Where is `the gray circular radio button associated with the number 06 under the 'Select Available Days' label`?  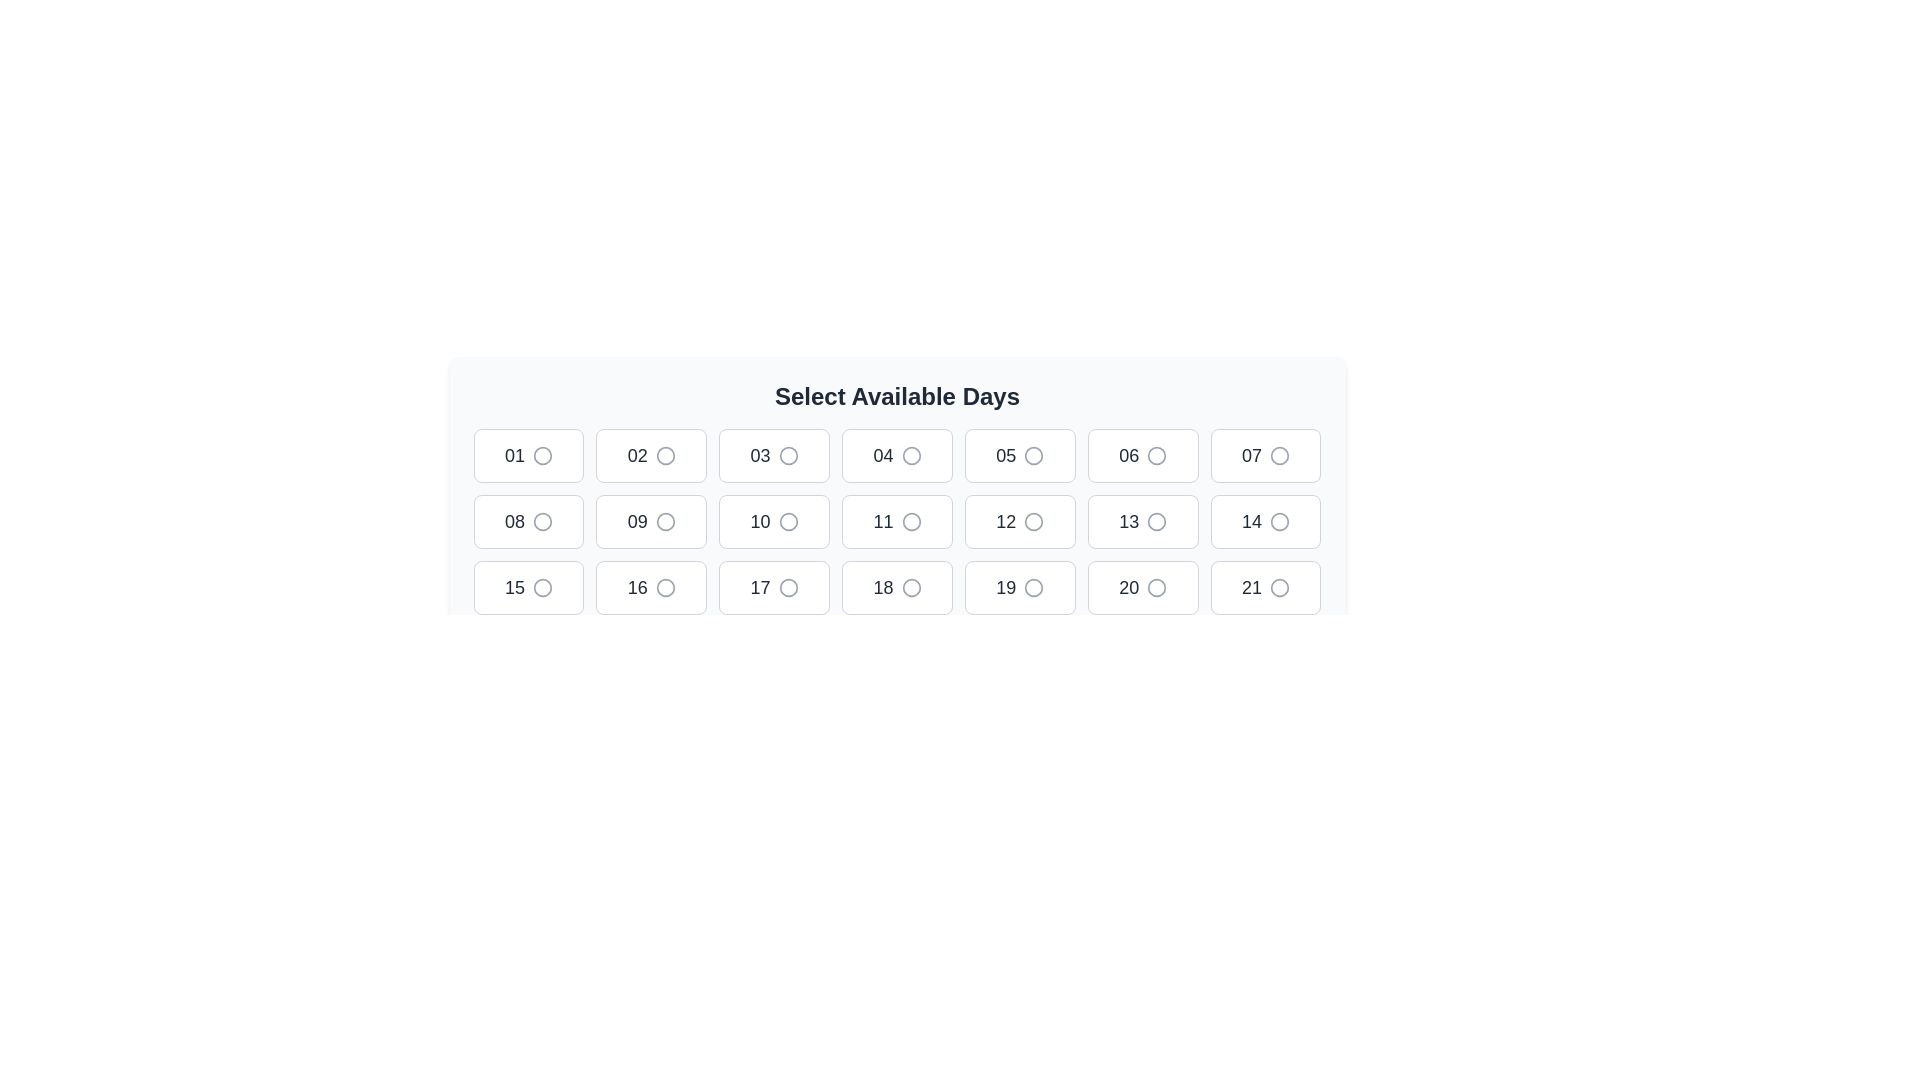 the gray circular radio button associated with the number 06 under the 'Select Available Days' label is located at coordinates (1157, 455).